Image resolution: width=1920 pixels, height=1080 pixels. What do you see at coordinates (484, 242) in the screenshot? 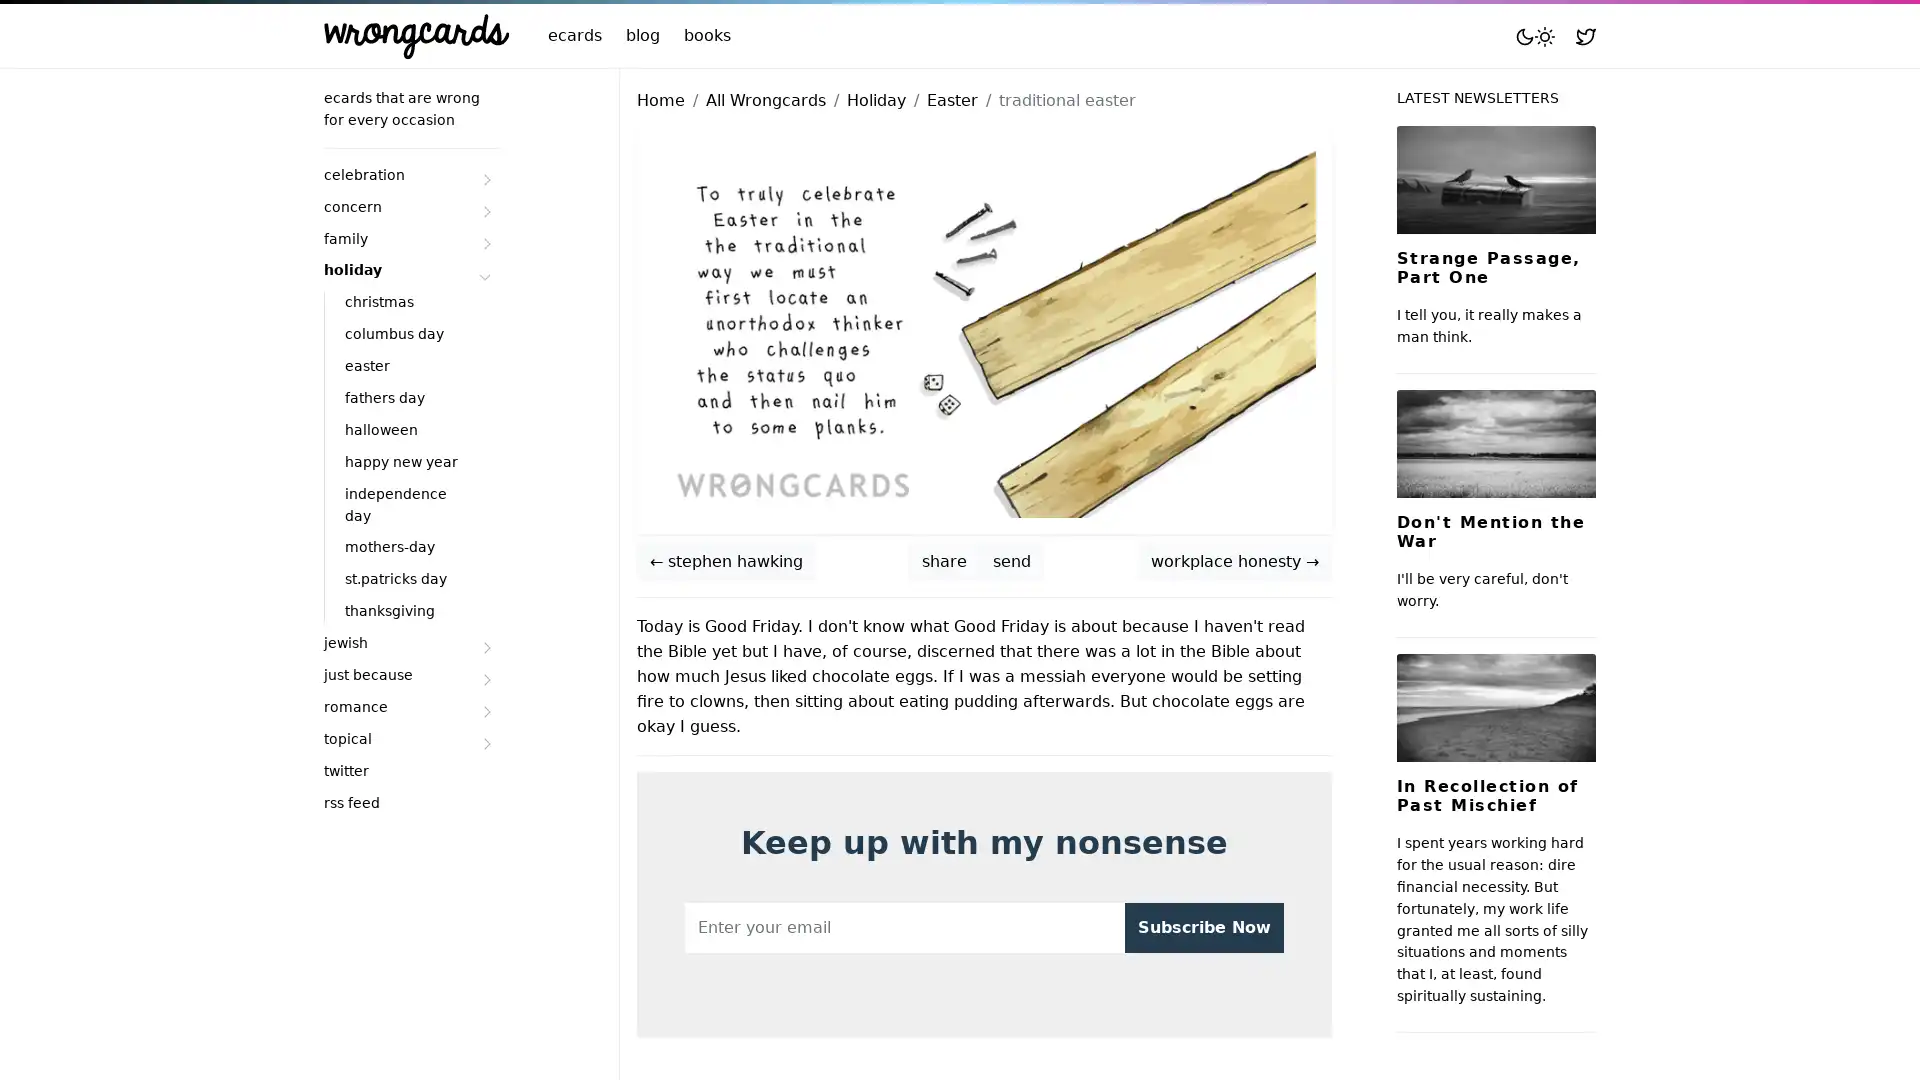
I see `Submenu` at bounding box center [484, 242].